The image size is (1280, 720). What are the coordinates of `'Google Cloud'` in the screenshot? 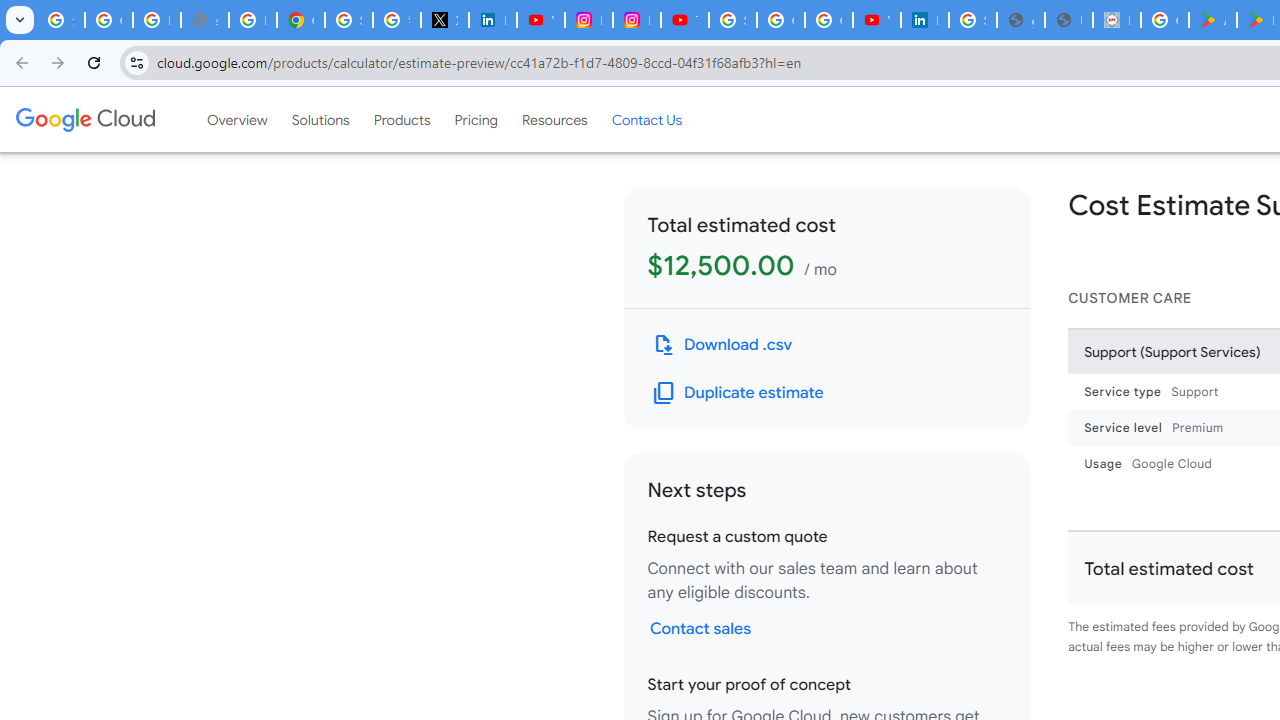 It's located at (84, 119).